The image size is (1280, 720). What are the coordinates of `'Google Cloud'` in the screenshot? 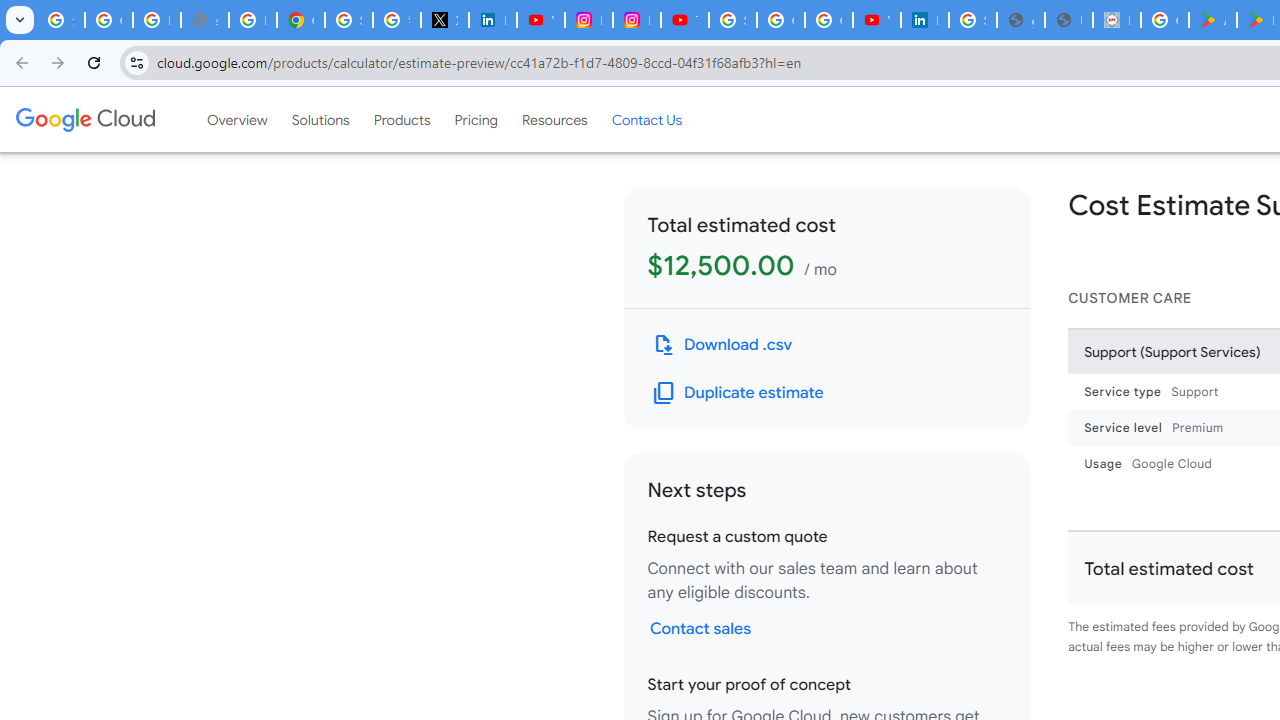 It's located at (84, 119).